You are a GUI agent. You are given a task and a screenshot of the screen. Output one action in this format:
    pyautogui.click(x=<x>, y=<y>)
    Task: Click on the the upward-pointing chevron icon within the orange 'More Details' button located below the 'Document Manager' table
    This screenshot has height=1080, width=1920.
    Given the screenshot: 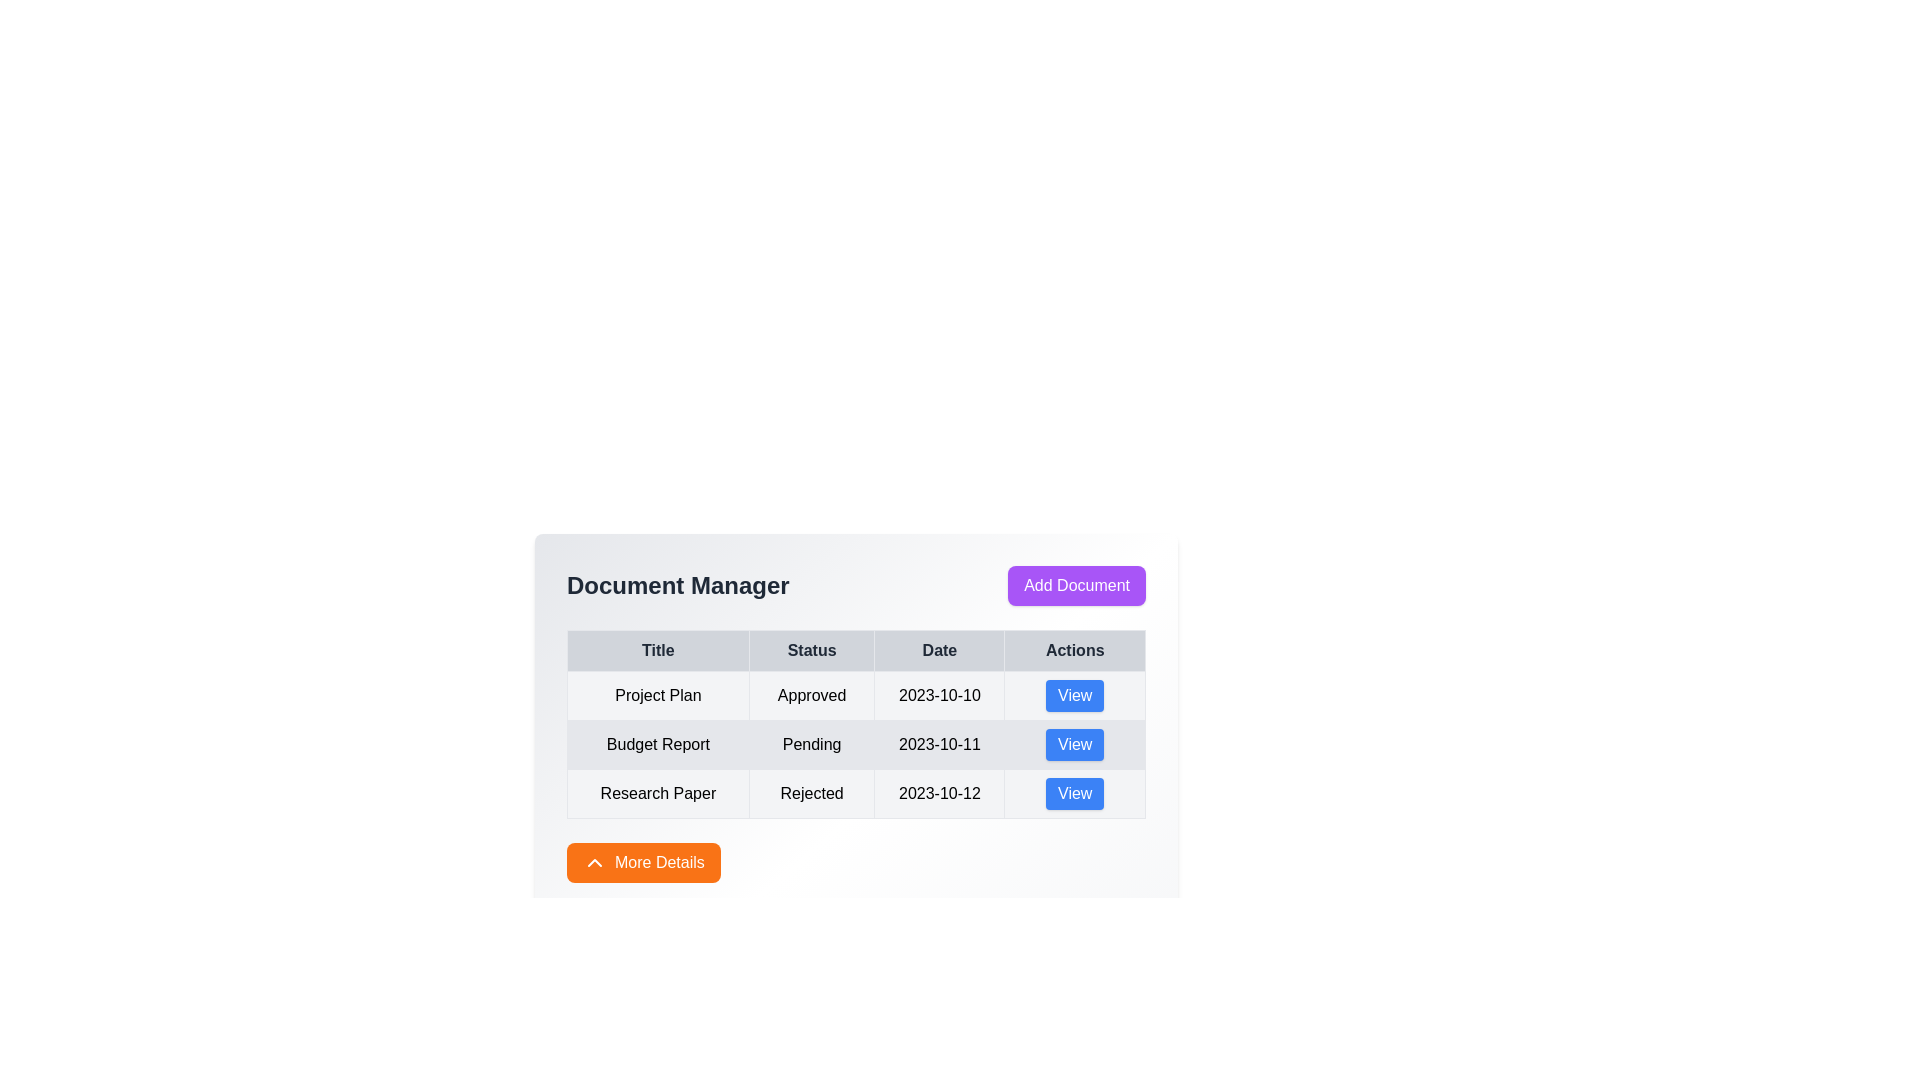 What is the action you would take?
    pyautogui.click(x=594, y=862)
    